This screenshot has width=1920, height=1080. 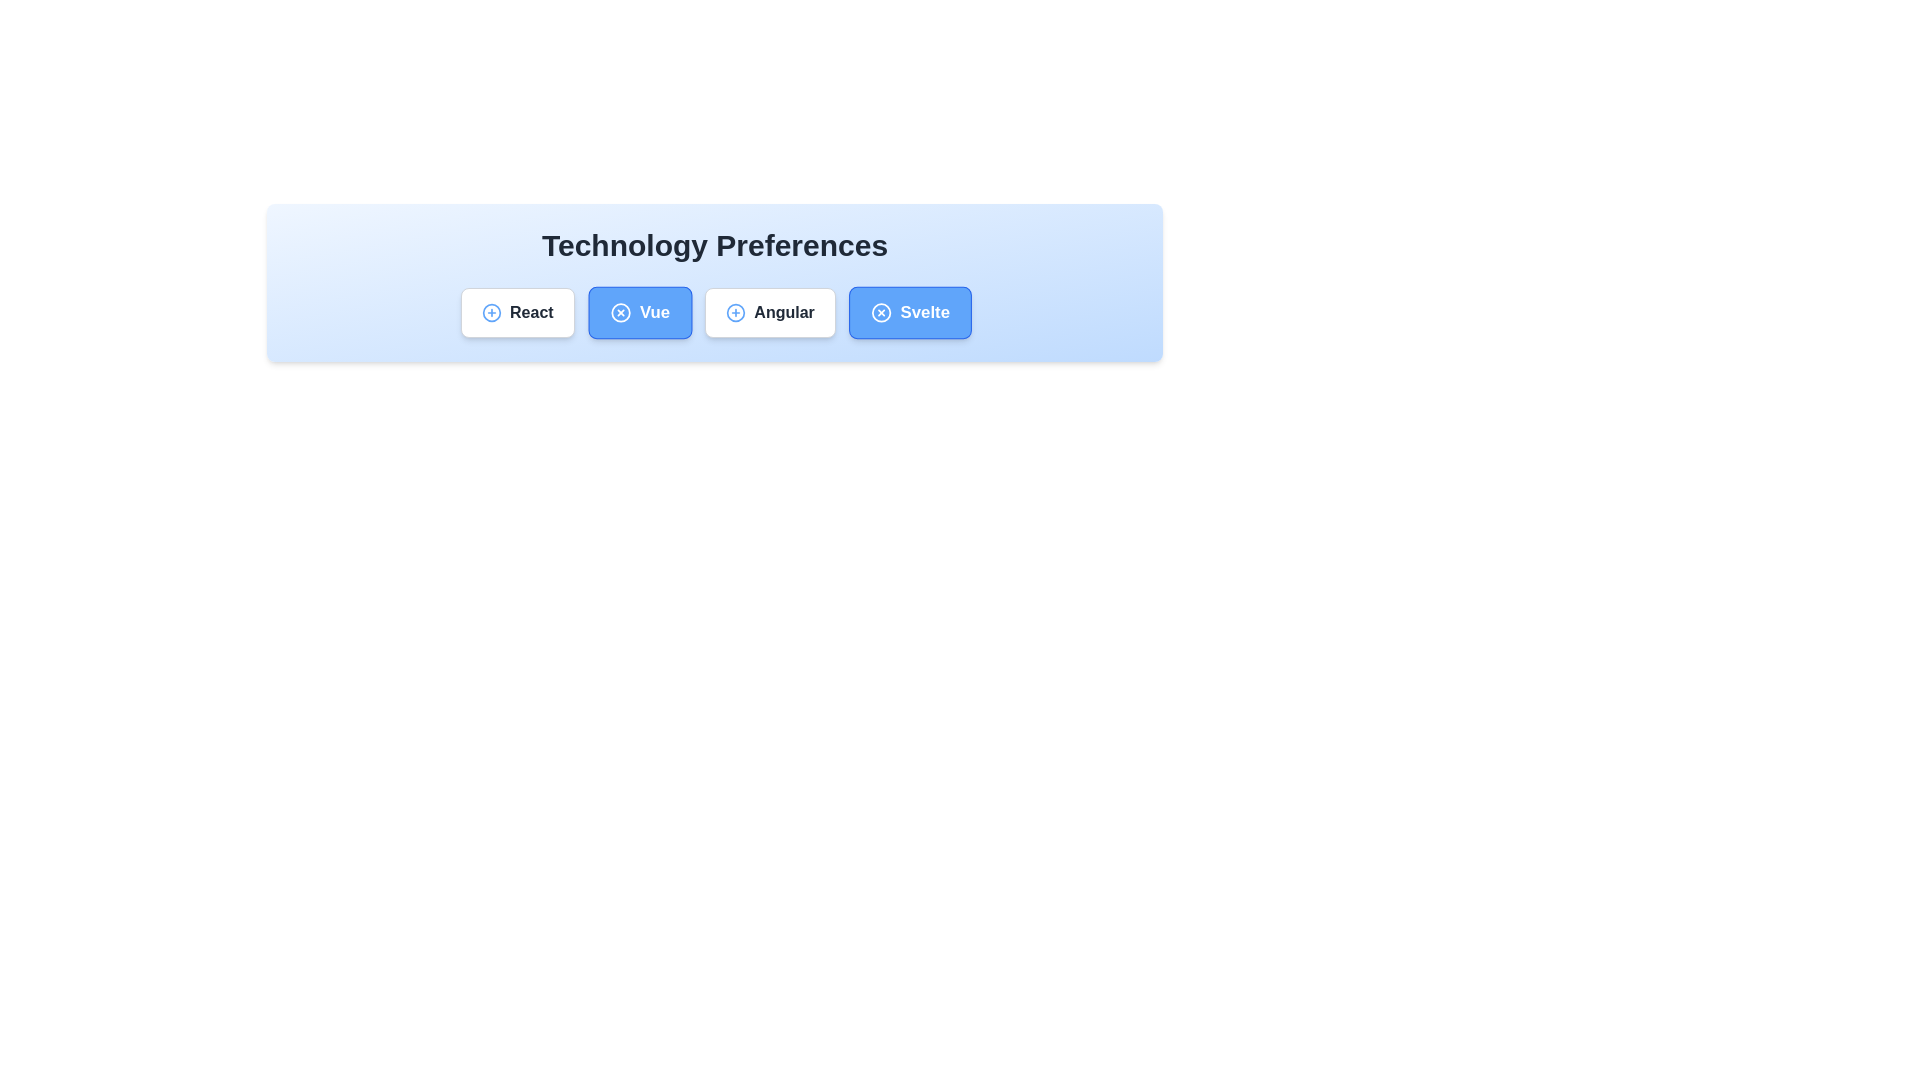 What do you see at coordinates (517, 312) in the screenshot?
I see `the chip labeled React to observe its hover effect` at bounding box center [517, 312].